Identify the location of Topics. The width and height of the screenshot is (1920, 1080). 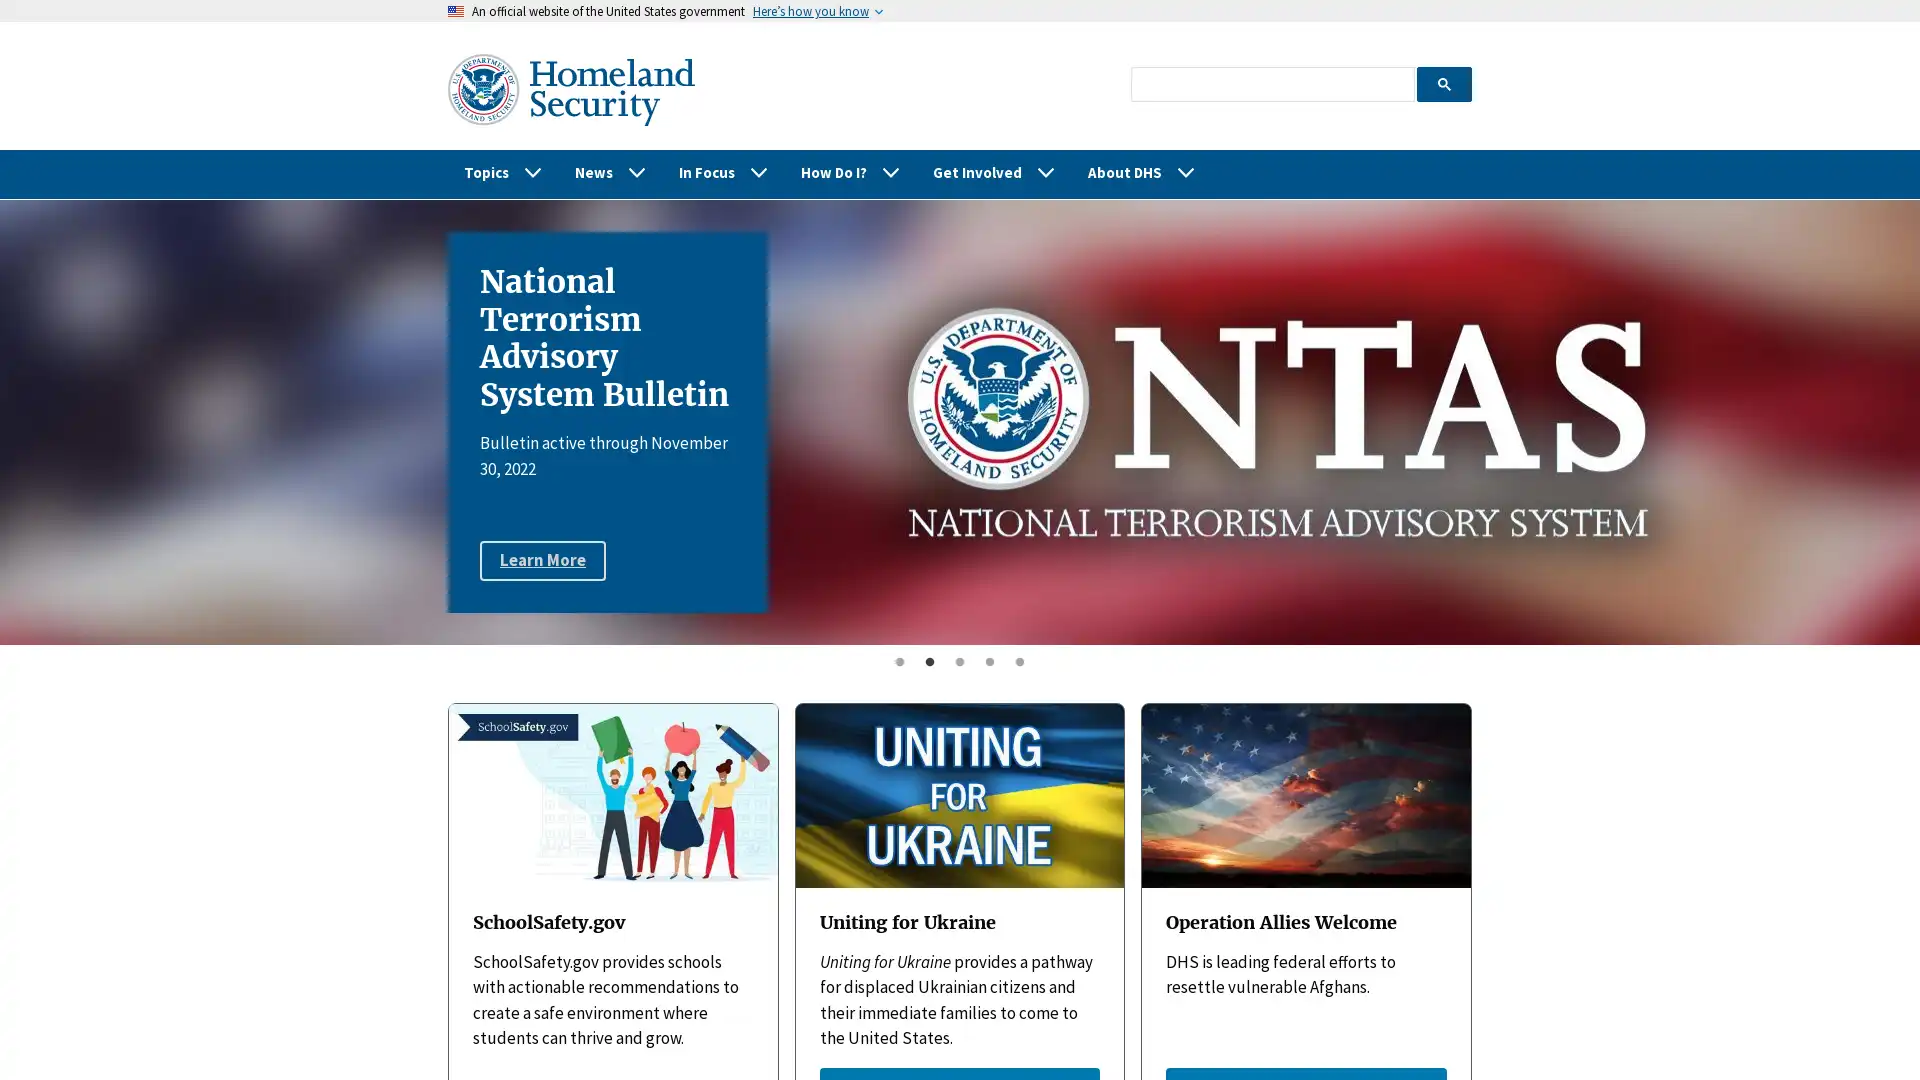
(503, 171).